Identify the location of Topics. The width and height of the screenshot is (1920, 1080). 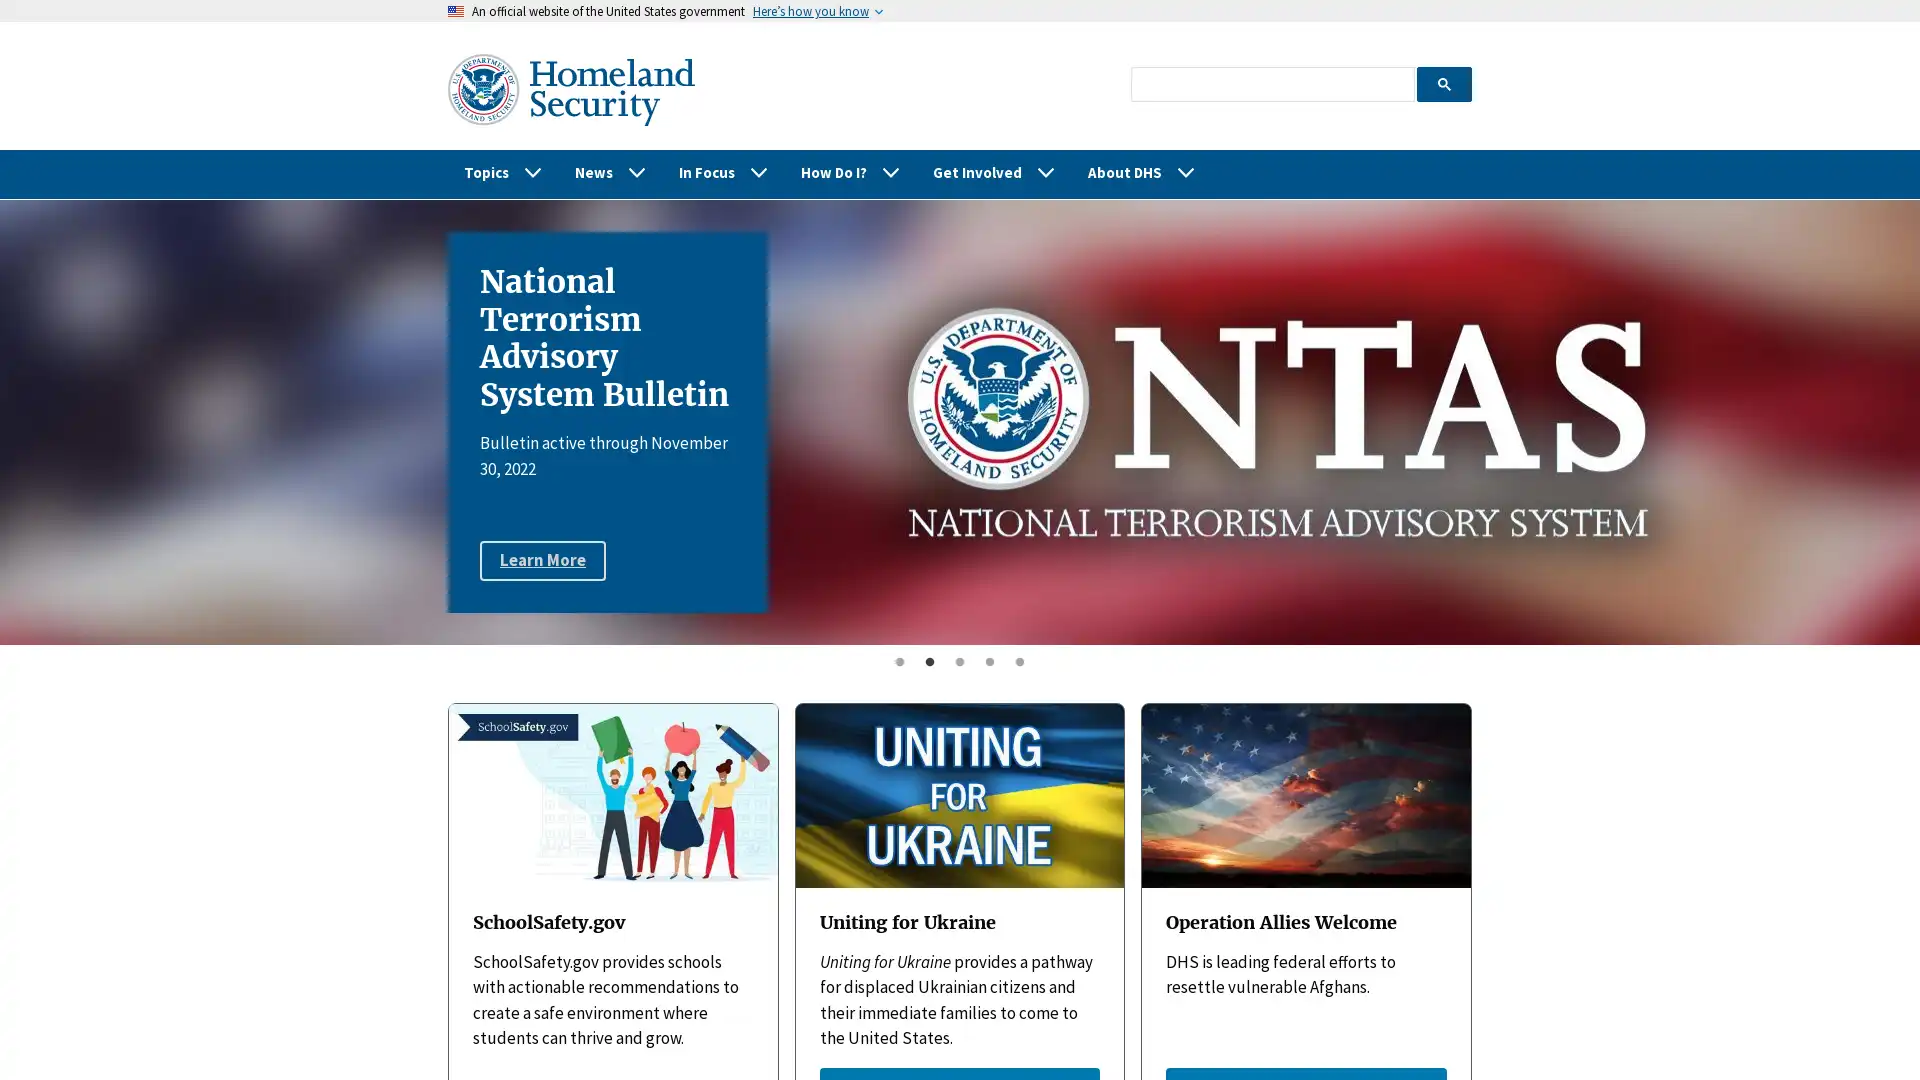
(503, 171).